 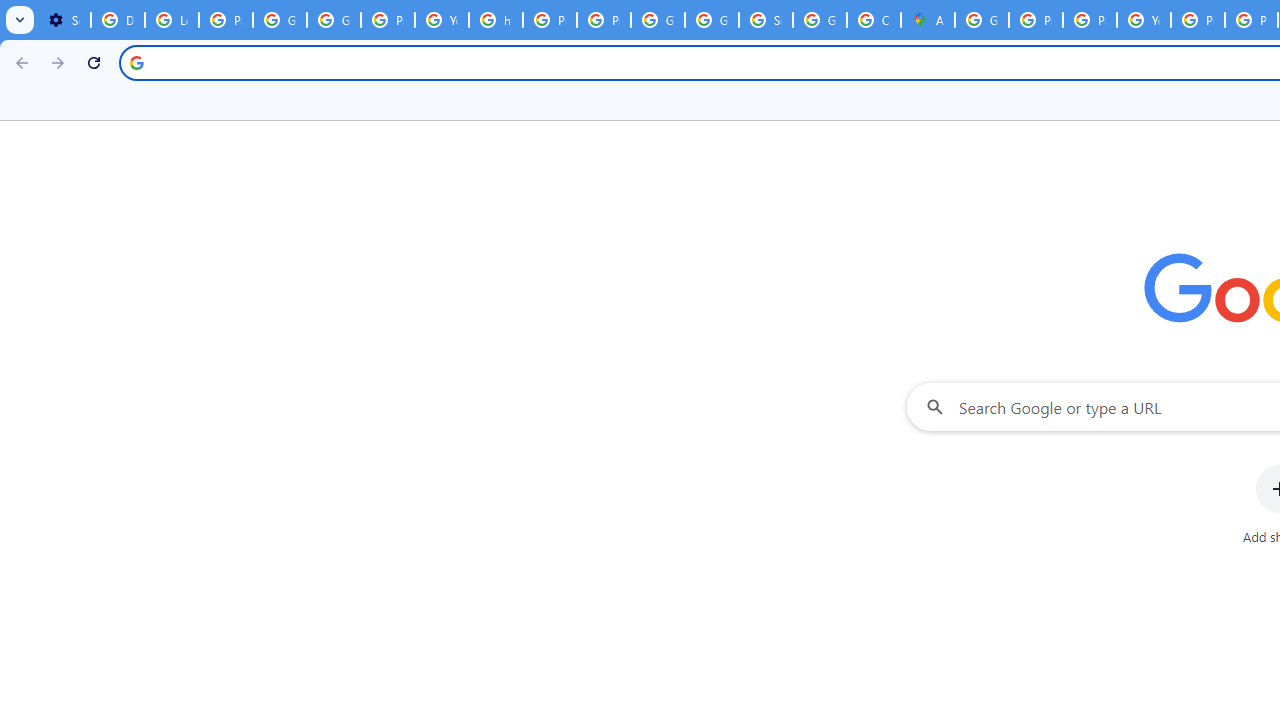 What do you see at coordinates (19, 61) in the screenshot?
I see `'Back'` at bounding box center [19, 61].